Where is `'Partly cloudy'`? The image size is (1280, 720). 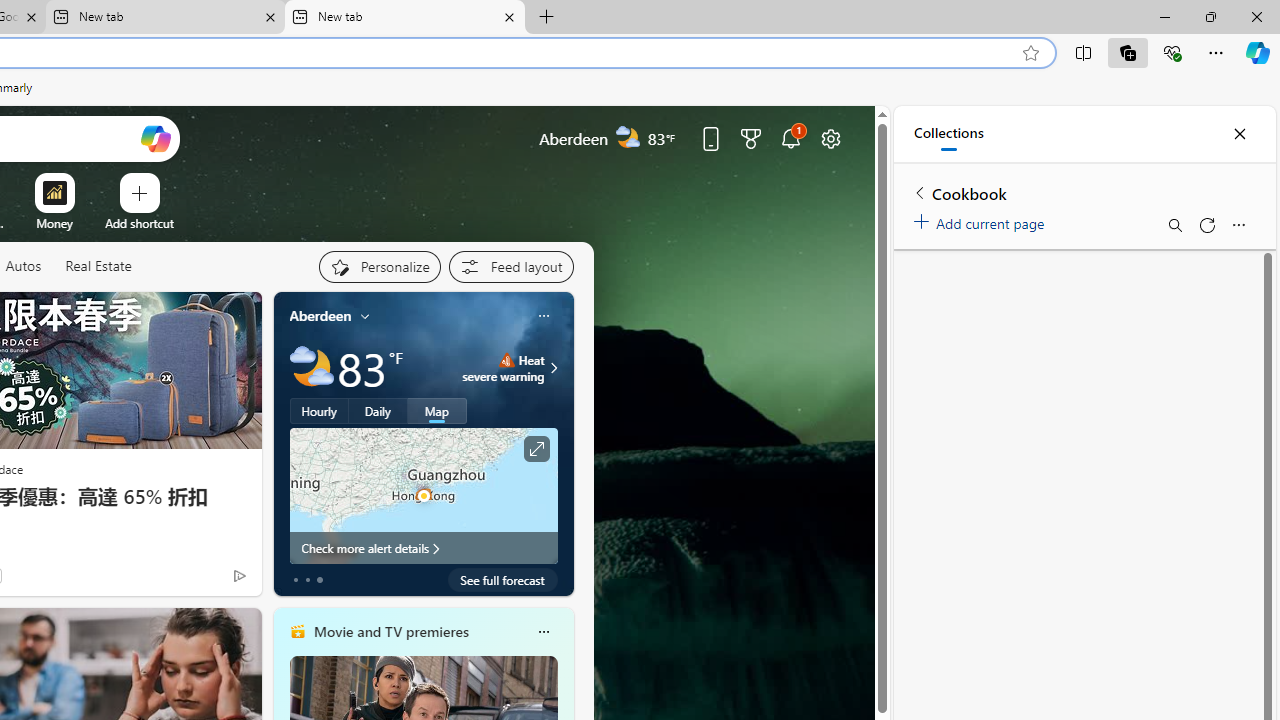 'Partly cloudy' is located at coordinates (310, 368).